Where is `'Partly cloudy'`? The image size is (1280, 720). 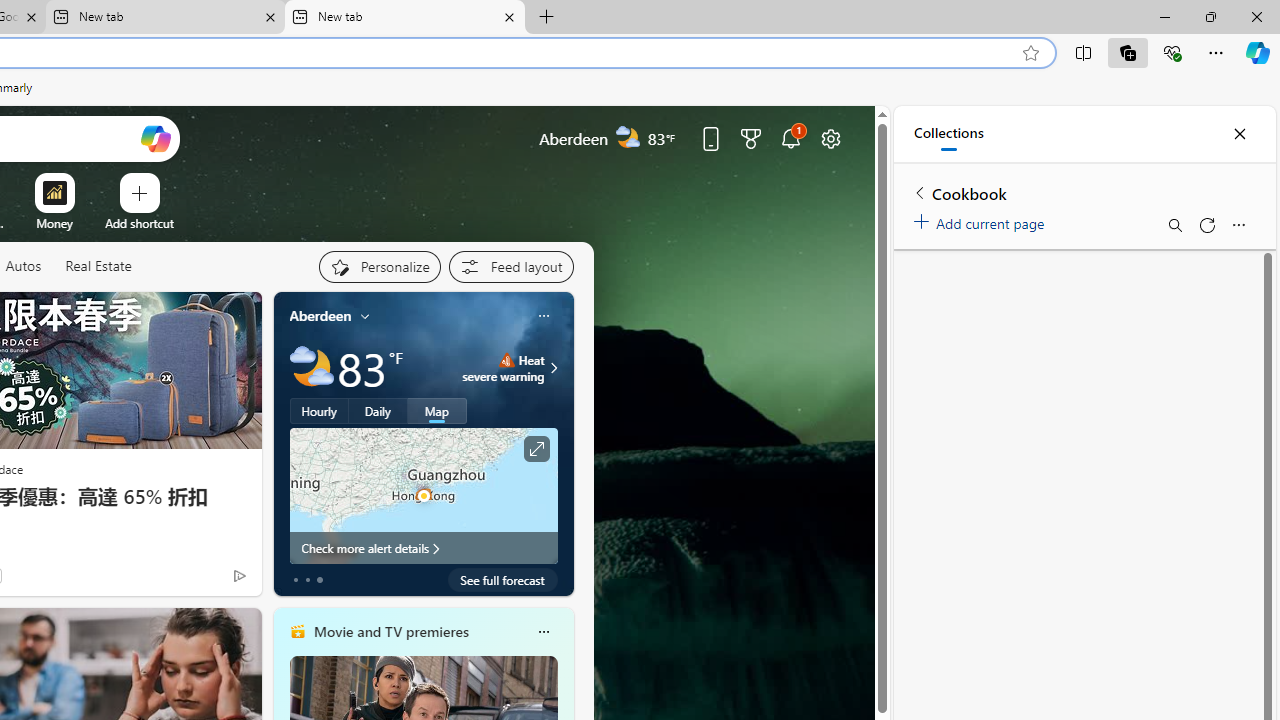 'Partly cloudy' is located at coordinates (310, 368).